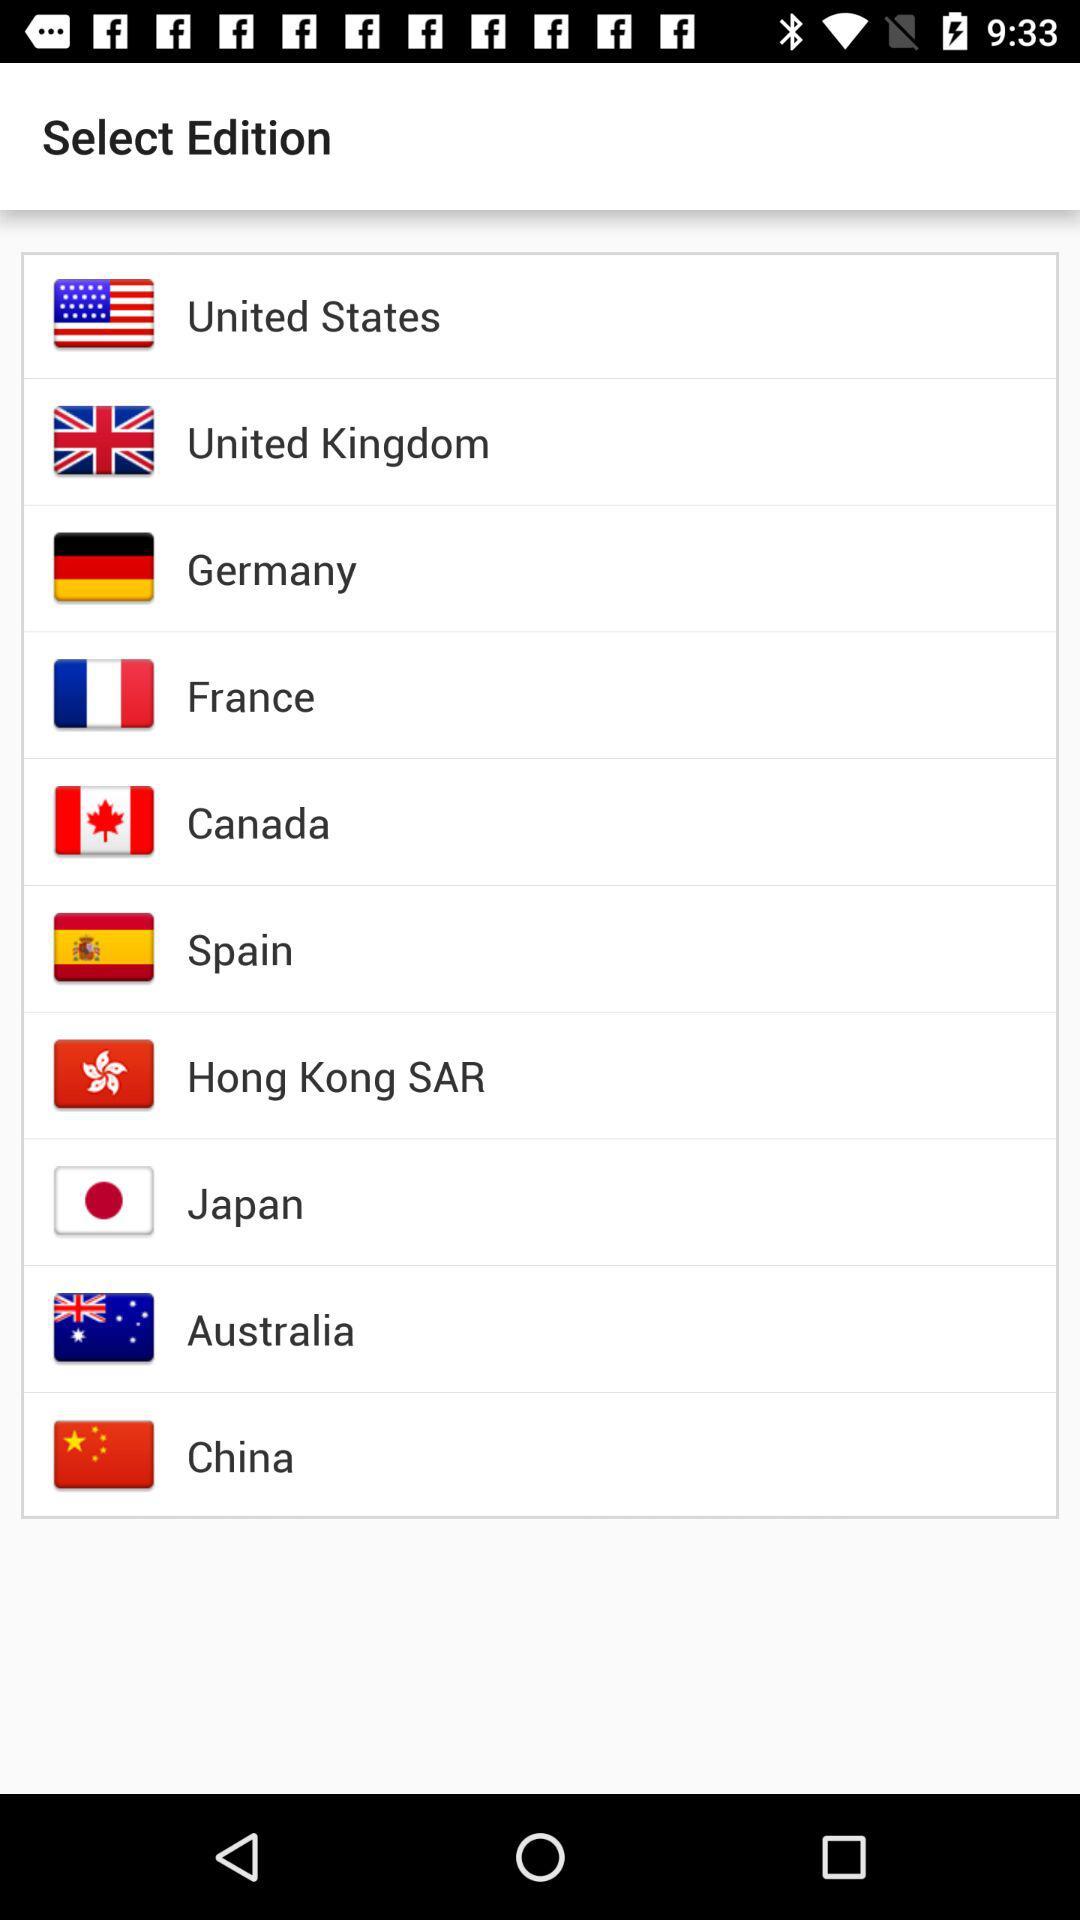 This screenshot has height=1920, width=1080. Describe the element at coordinates (337, 440) in the screenshot. I see `the united kingdom icon` at that location.